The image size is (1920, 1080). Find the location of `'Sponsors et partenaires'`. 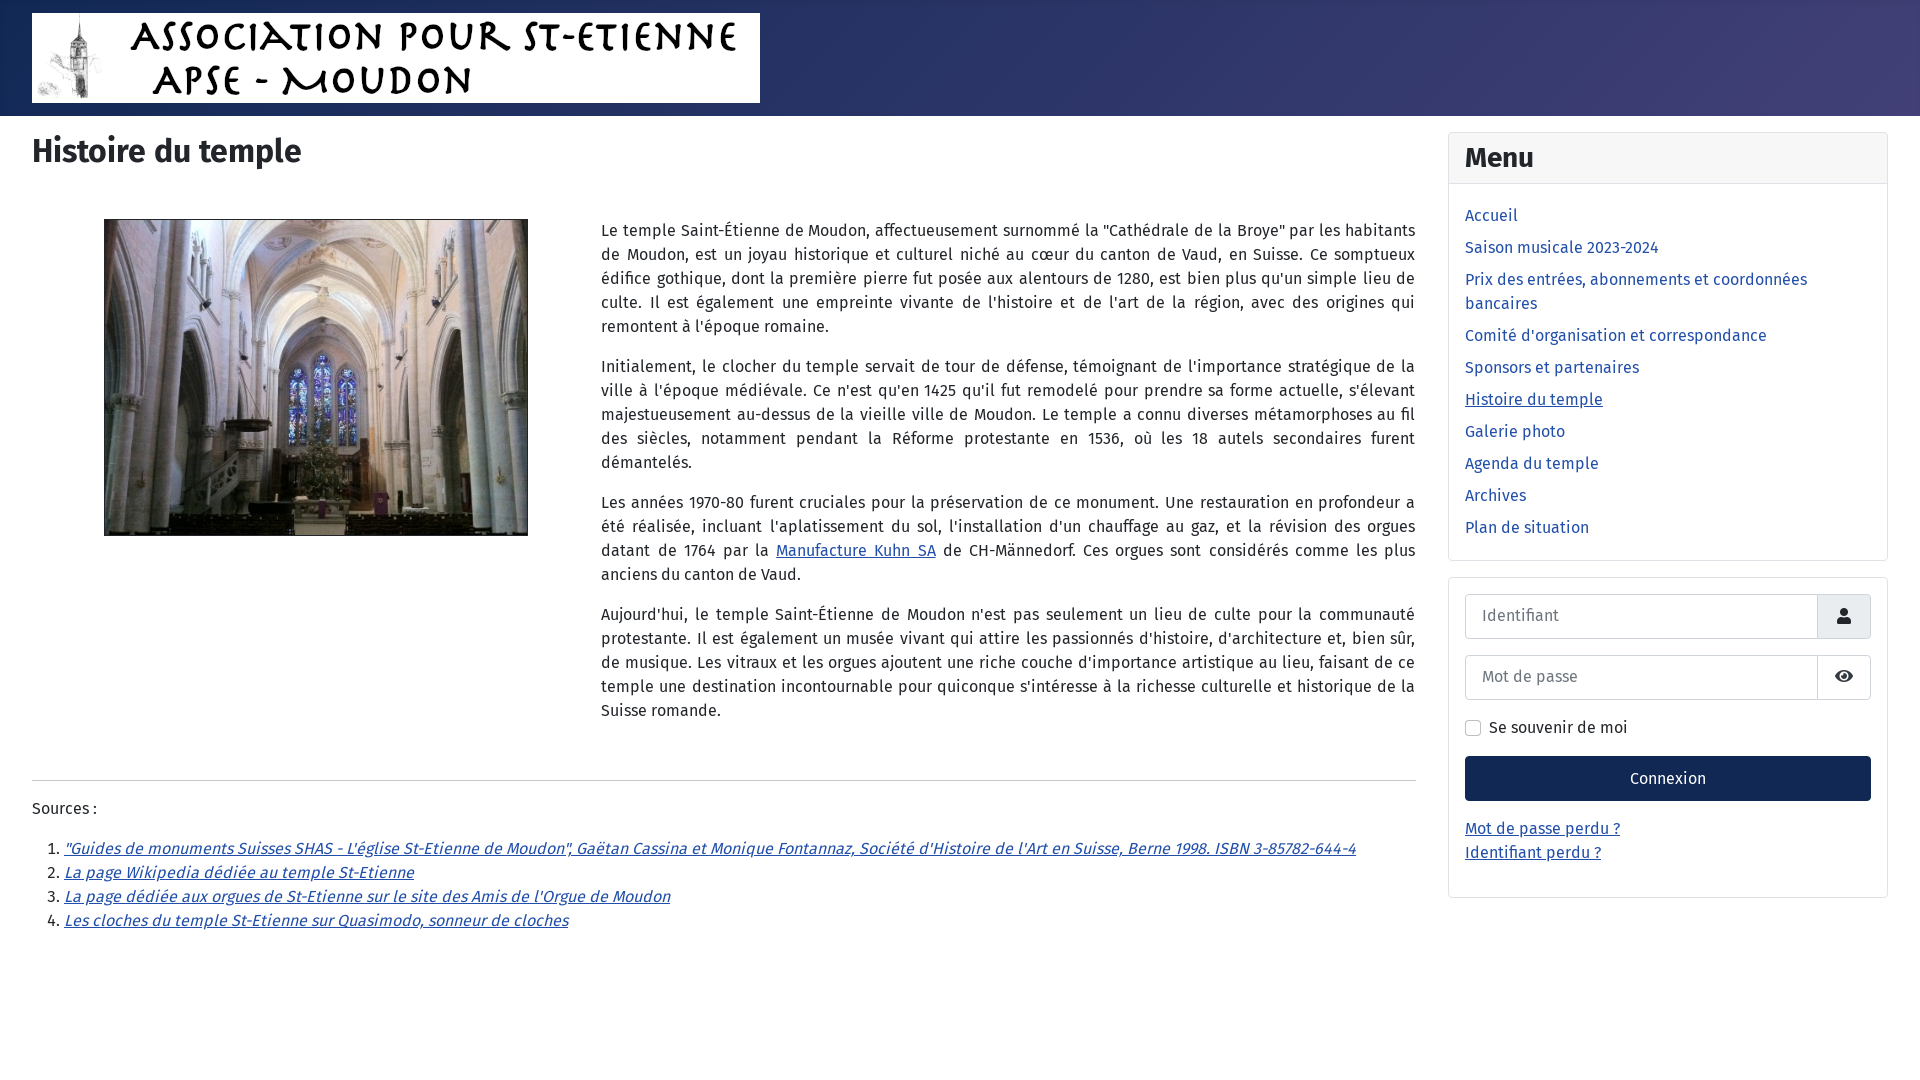

'Sponsors et partenaires' is located at coordinates (1550, 367).